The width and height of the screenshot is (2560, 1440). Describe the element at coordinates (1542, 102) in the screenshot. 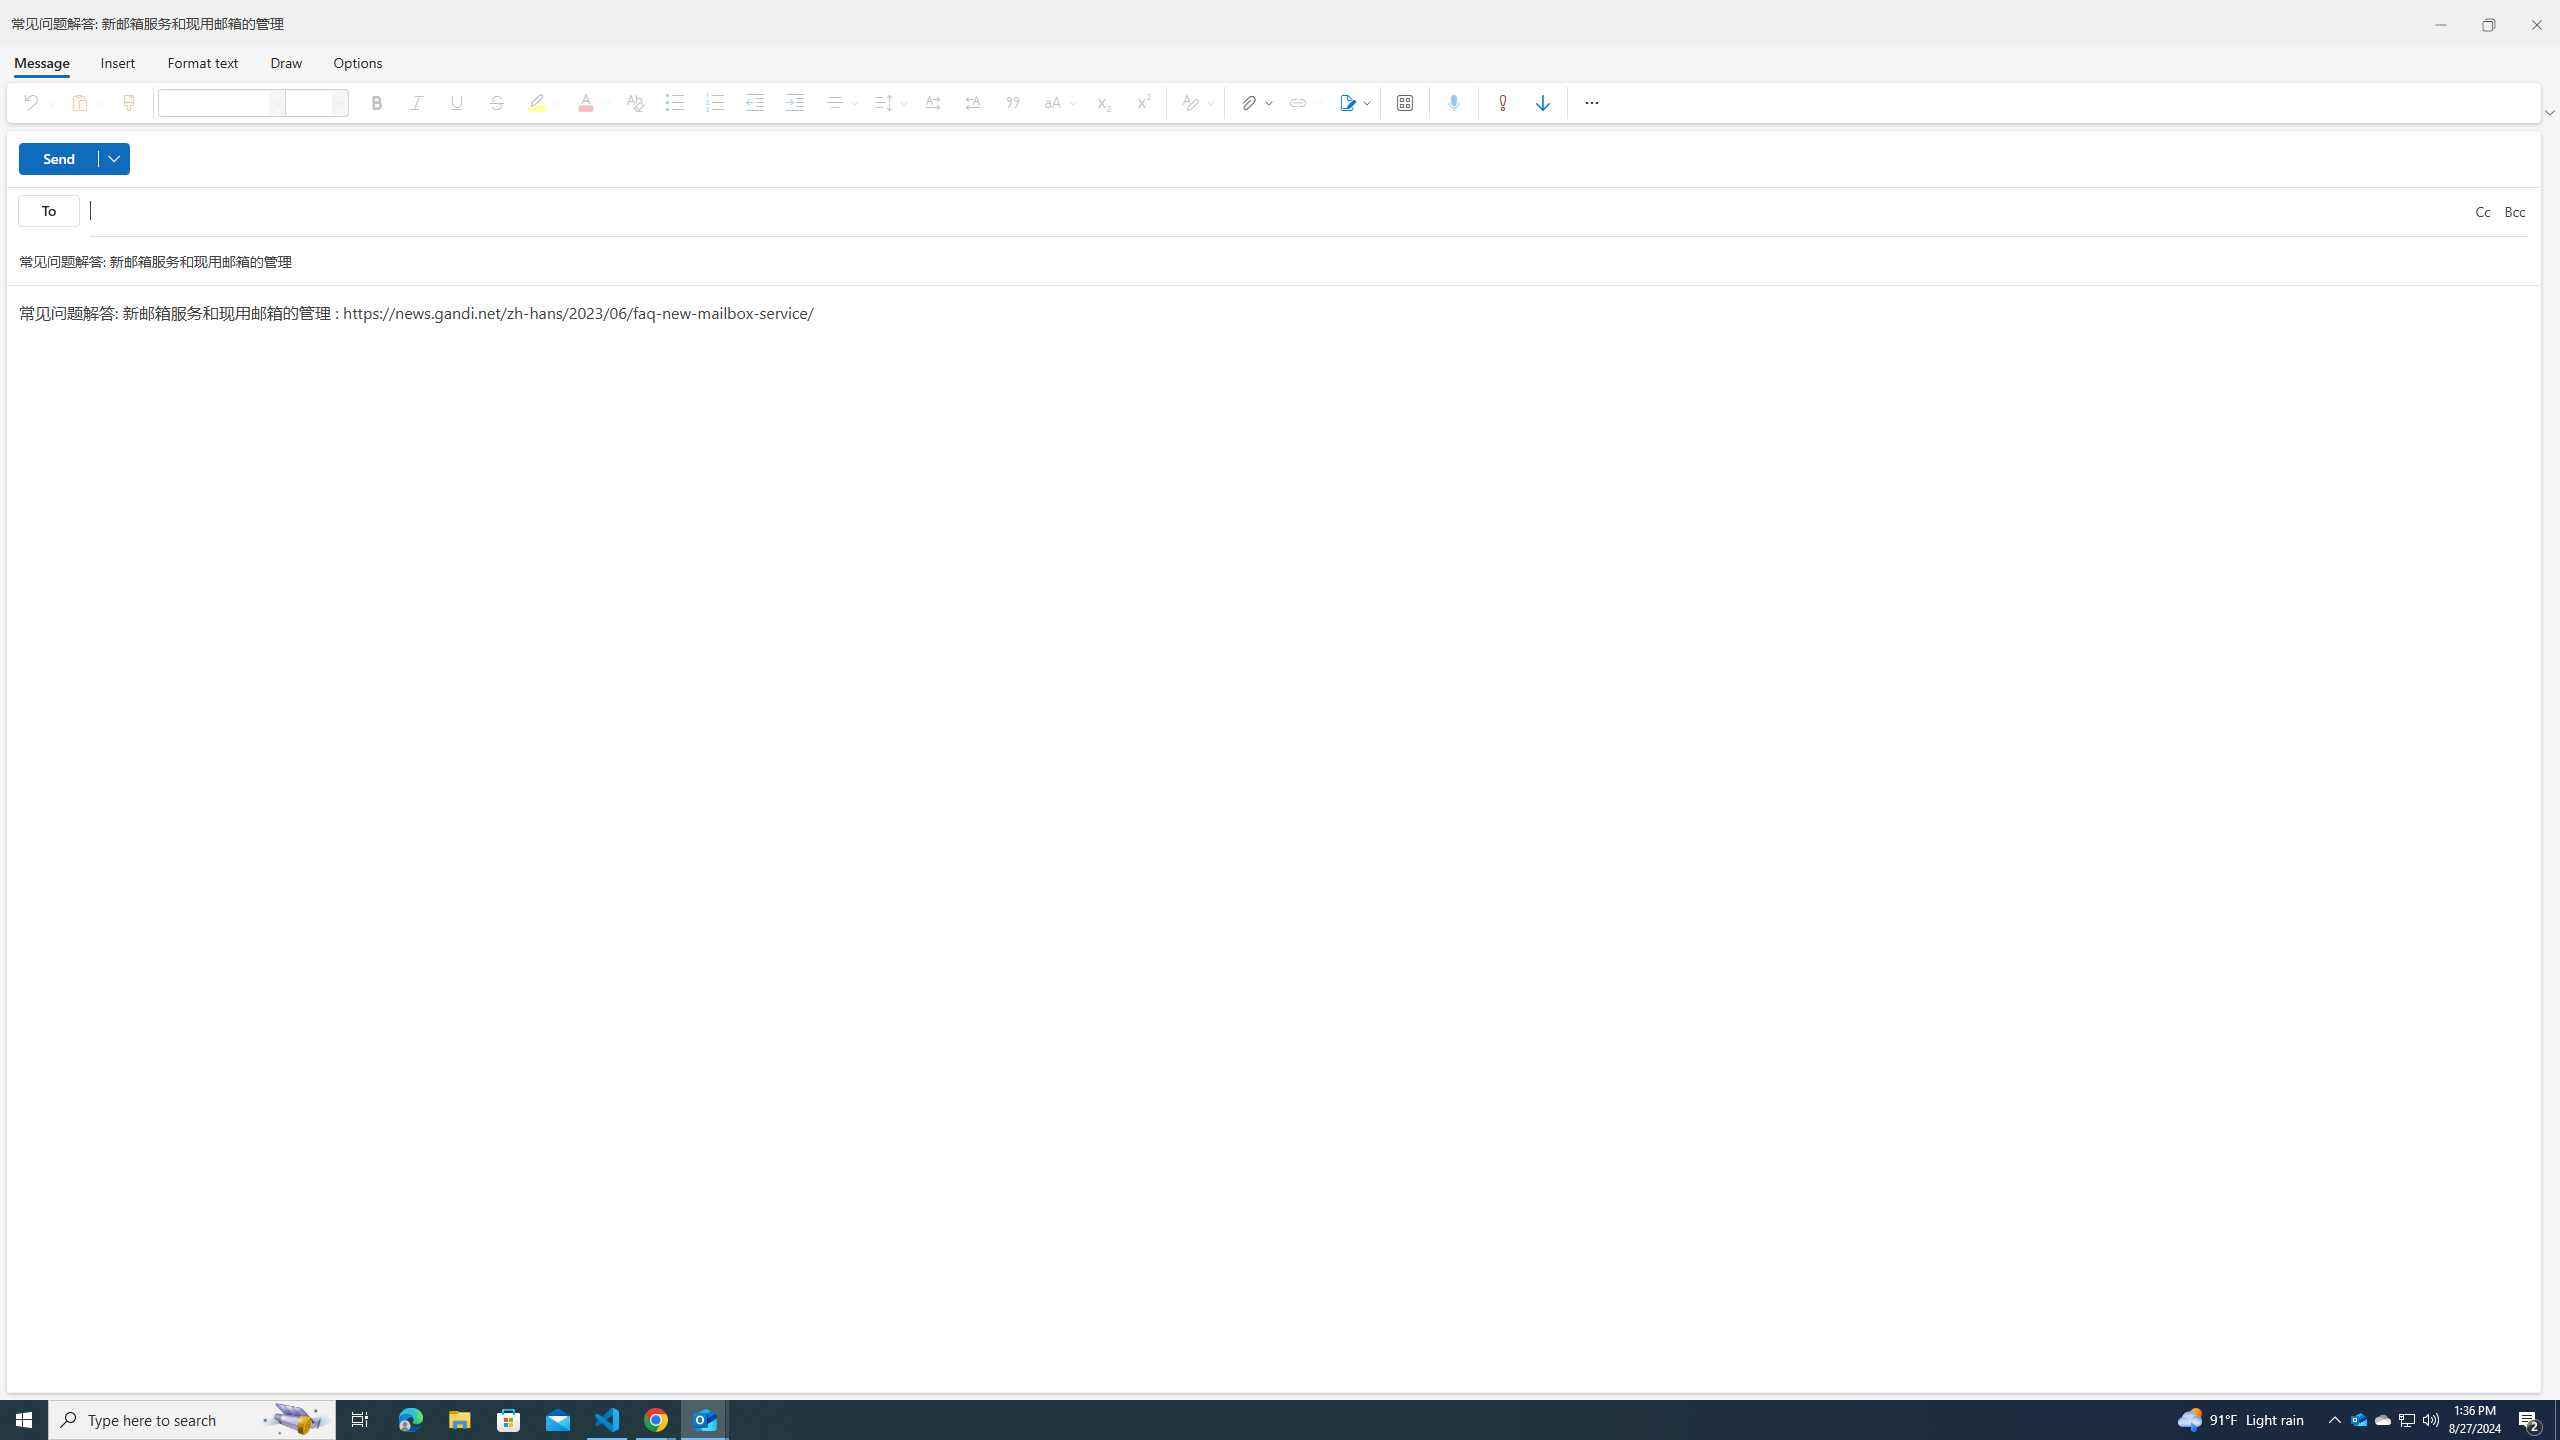

I see `'Low importance'` at that location.